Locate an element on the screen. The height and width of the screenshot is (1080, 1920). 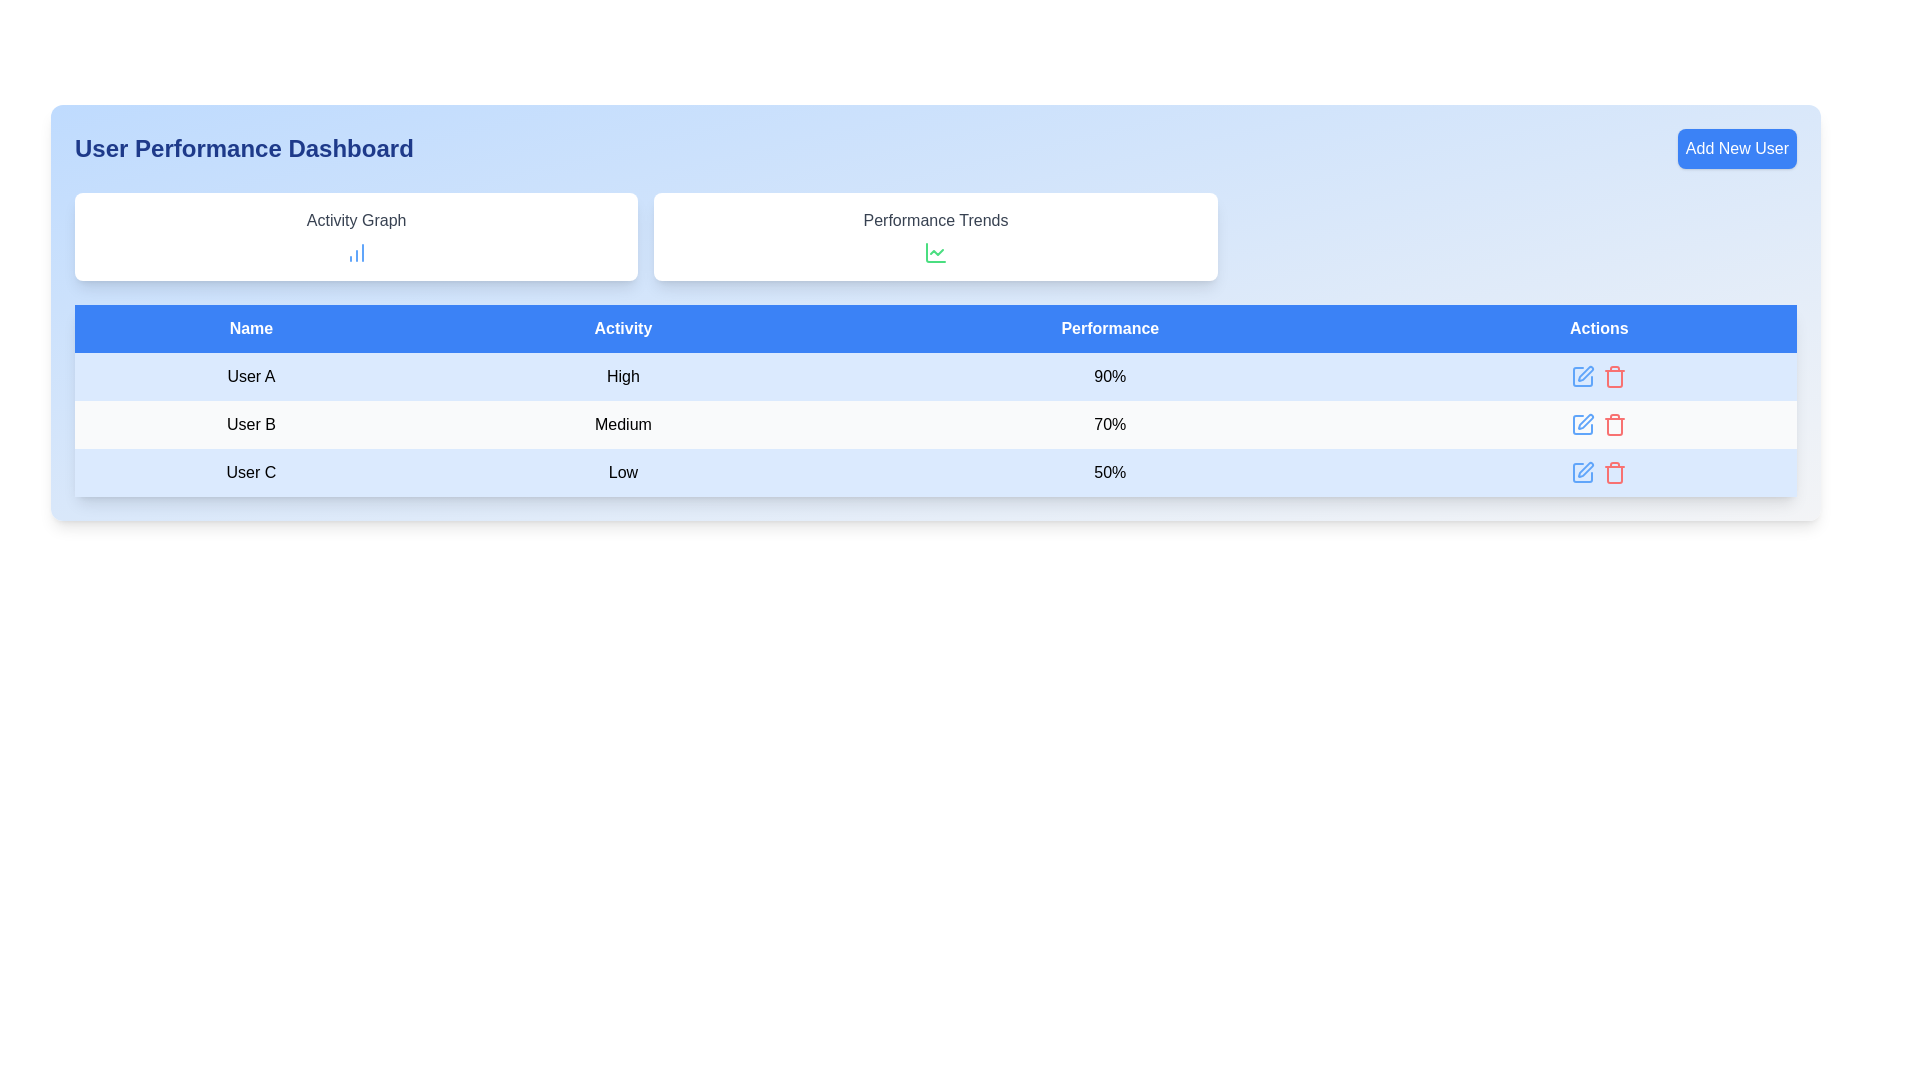
the editing icon in the 'Actions' column for 'User B' in the 'User Performance Dashboard' table is located at coordinates (1585, 420).